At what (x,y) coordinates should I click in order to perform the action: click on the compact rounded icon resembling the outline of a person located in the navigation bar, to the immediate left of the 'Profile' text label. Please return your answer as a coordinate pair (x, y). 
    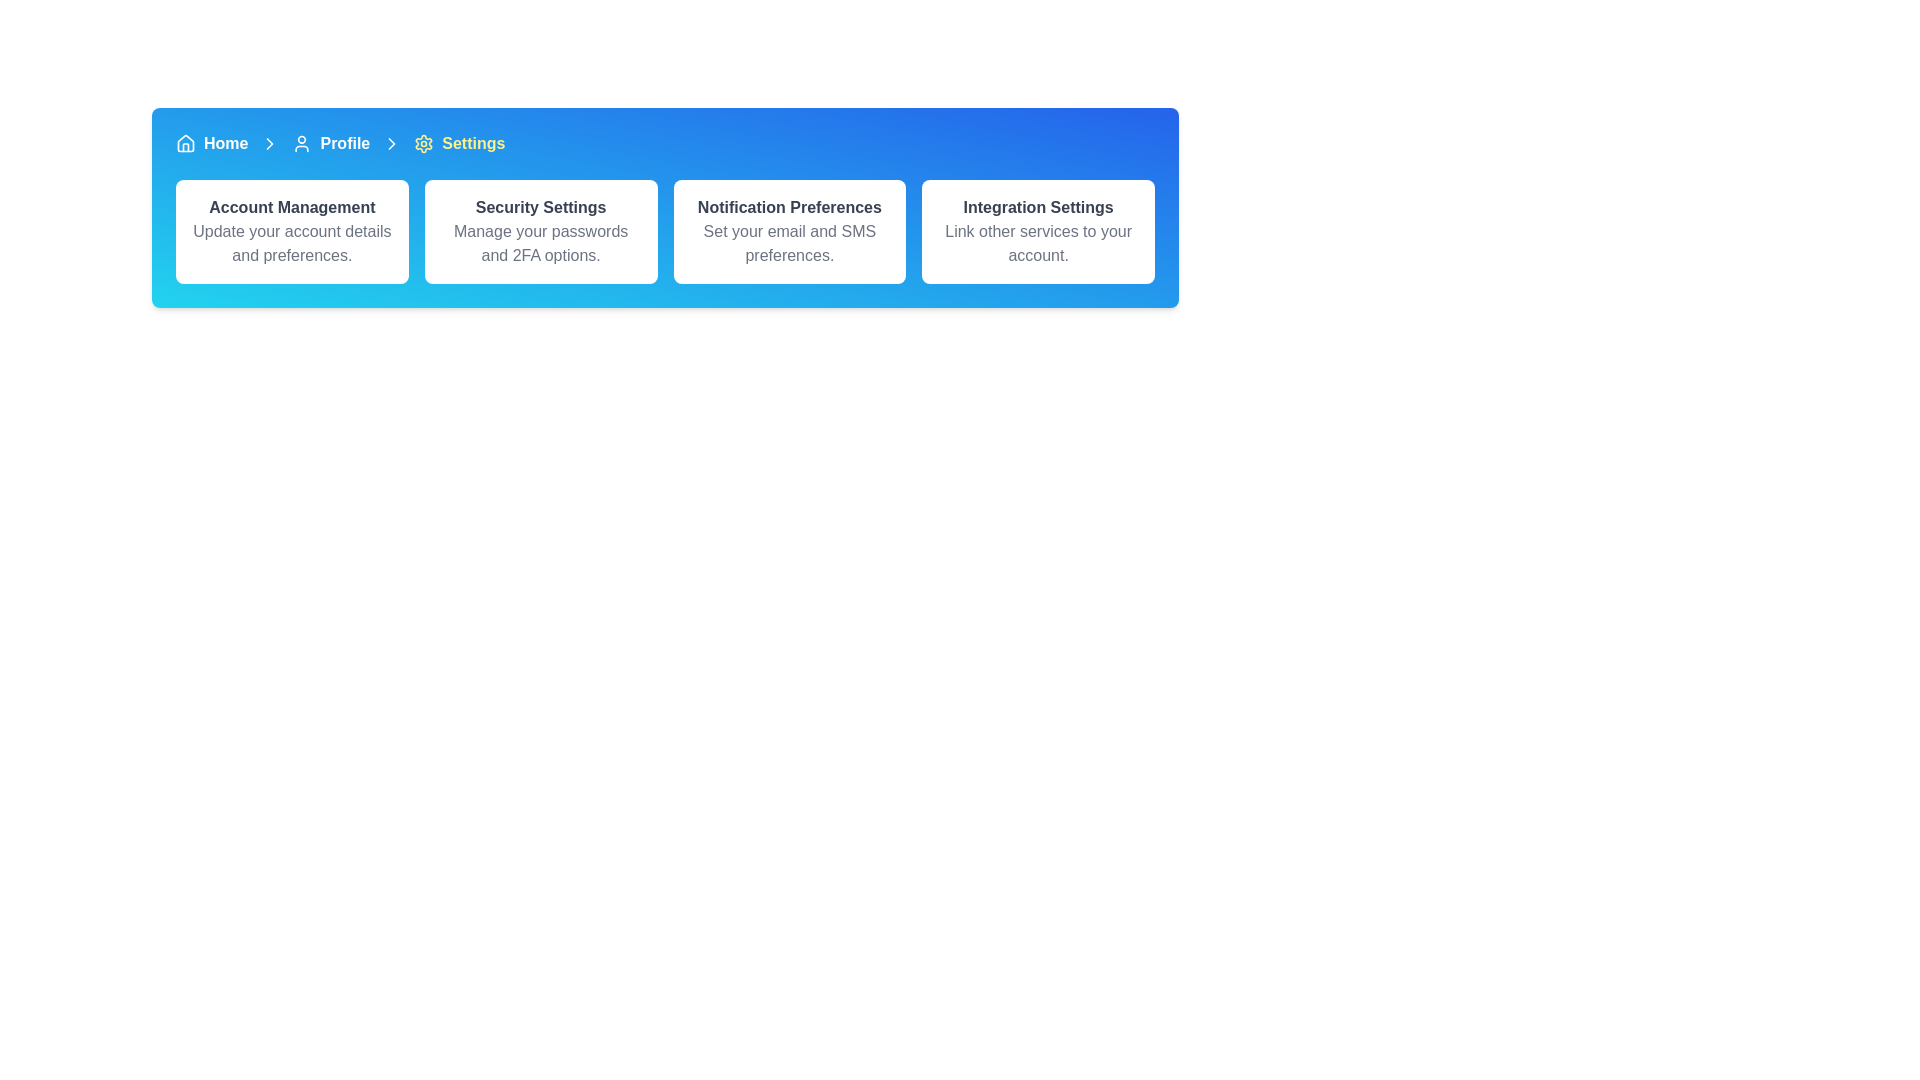
    Looking at the image, I should click on (301, 142).